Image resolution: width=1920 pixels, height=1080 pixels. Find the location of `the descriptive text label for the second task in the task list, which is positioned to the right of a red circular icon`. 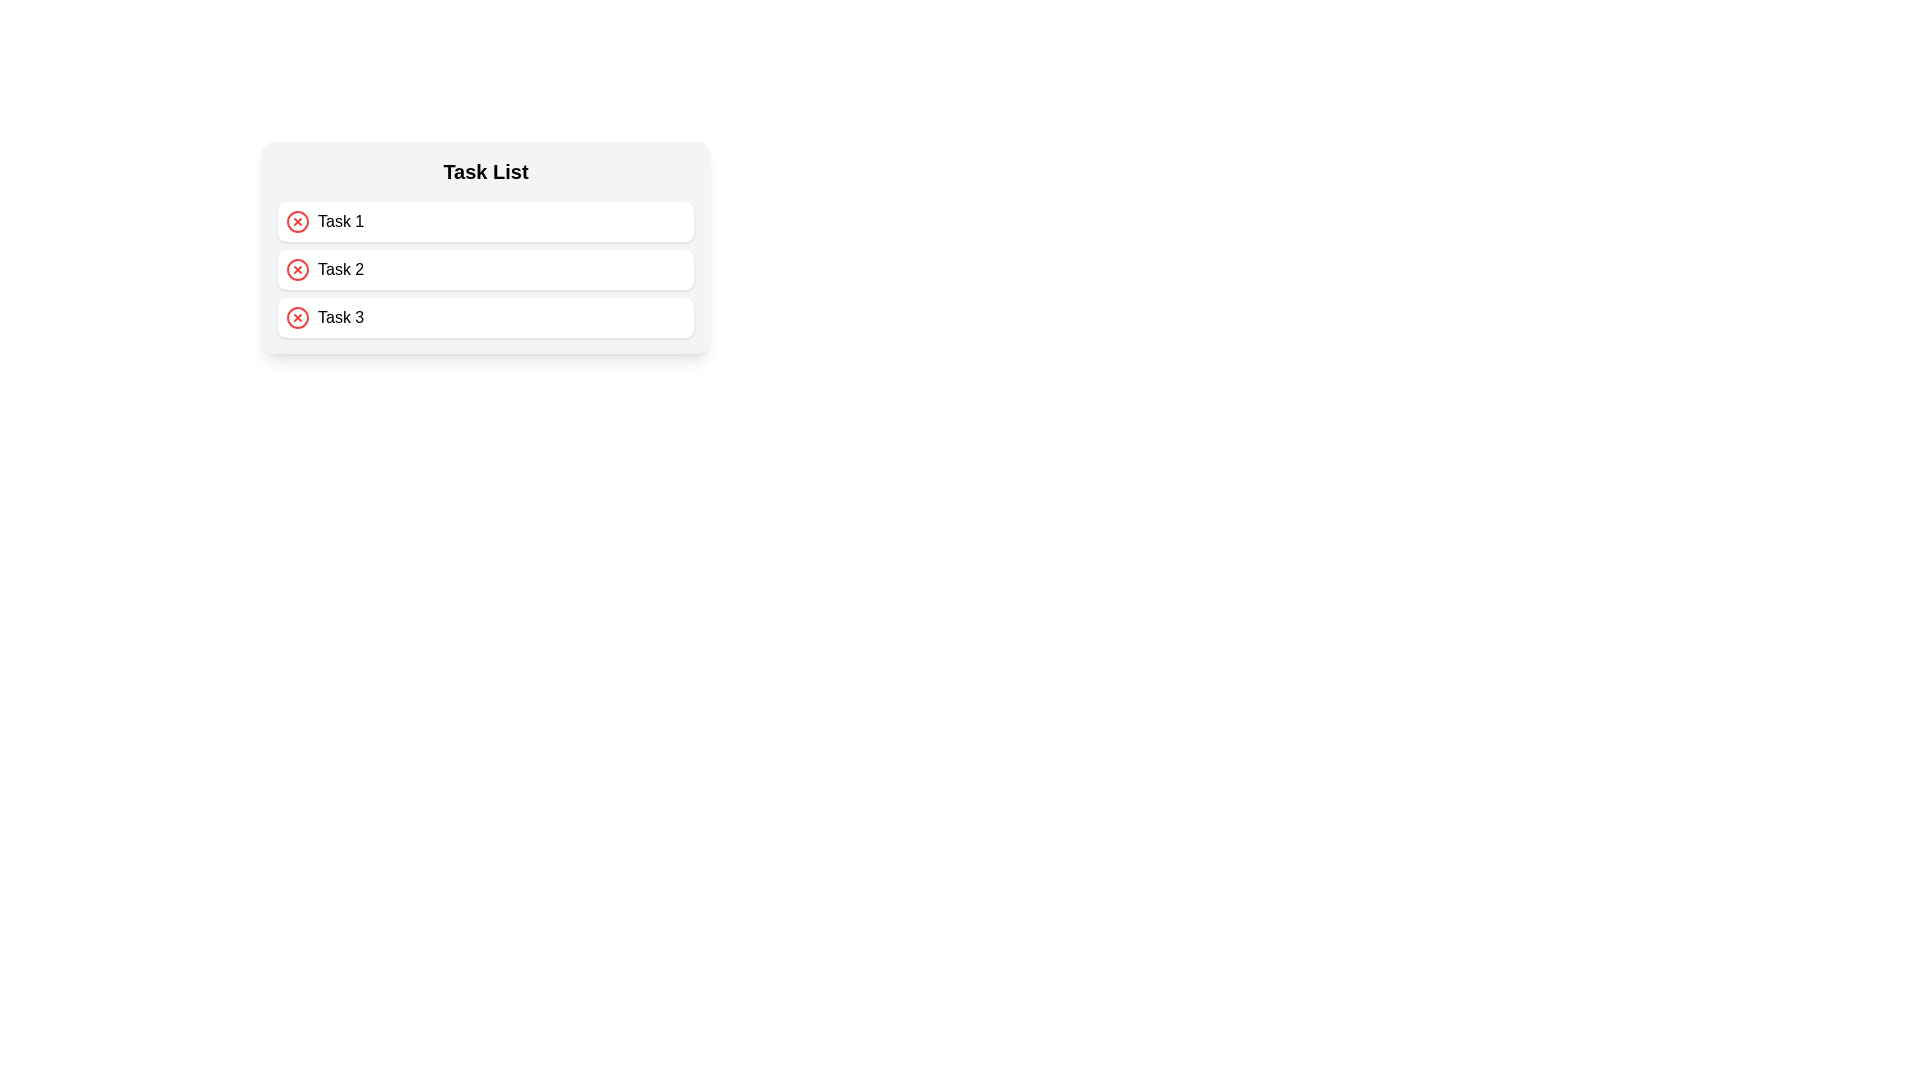

the descriptive text label for the second task in the task list, which is positioned to the right of a red circular icon is located at coordinates (341, 270).